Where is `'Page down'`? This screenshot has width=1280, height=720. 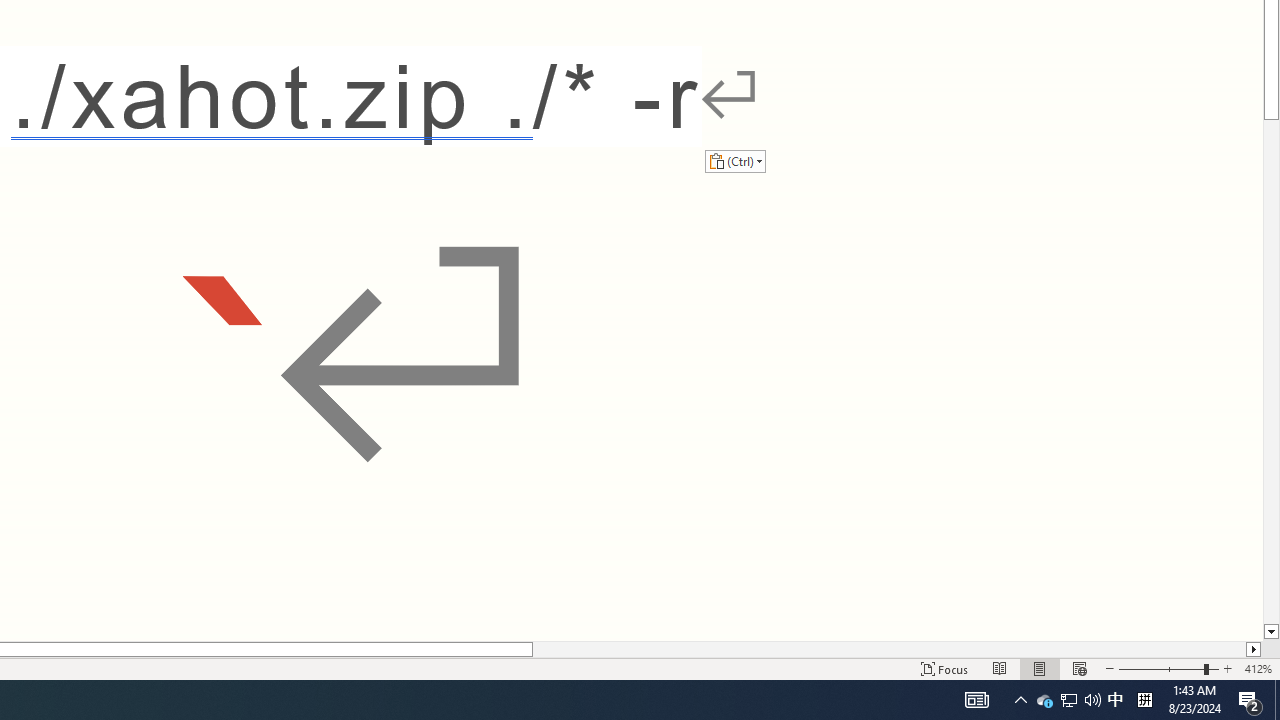 'Page down' is located at coordinates (1270, 372).